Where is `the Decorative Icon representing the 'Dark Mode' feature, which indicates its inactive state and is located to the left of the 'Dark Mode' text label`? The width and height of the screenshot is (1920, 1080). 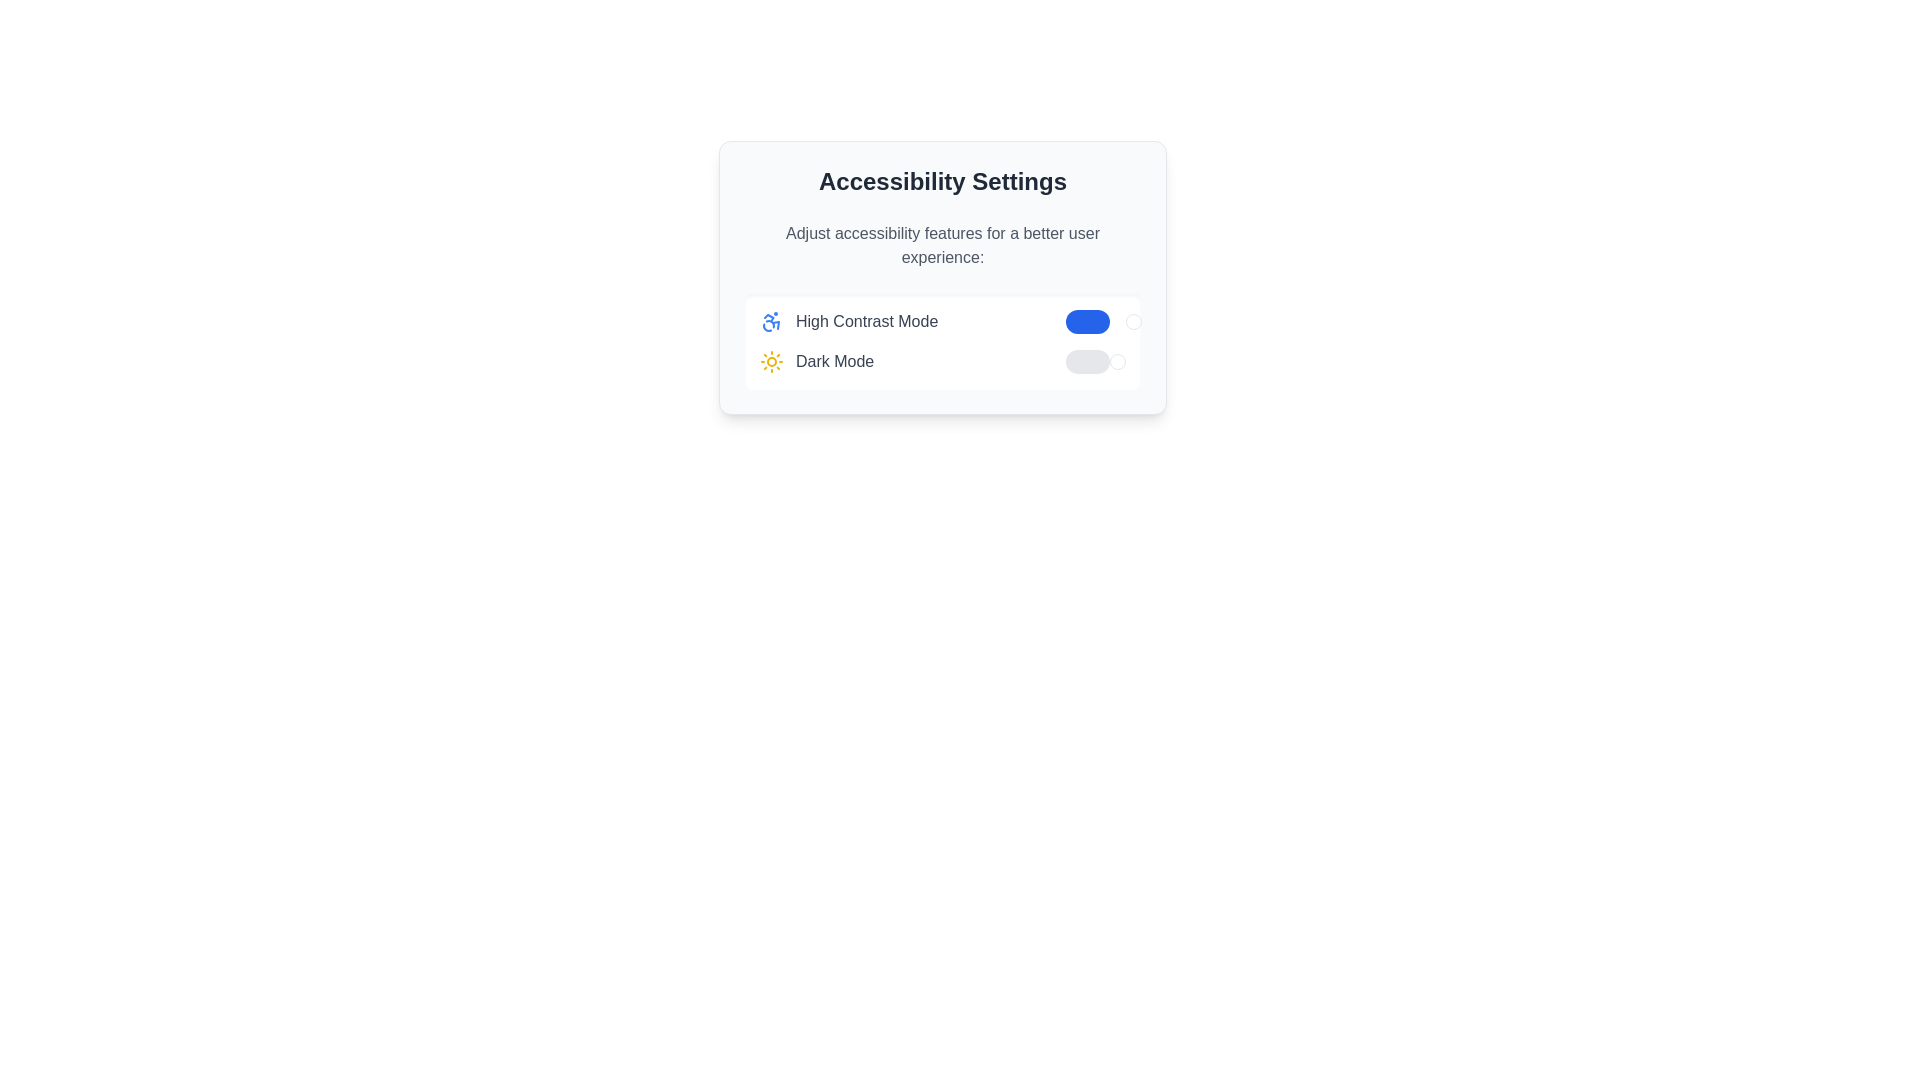 the Decorative Icon representing the 'Dark Mode' feature, which indicates its inactive state and is located to the left of the 'Dark Mode' text label is located at coordinates (771, 362).